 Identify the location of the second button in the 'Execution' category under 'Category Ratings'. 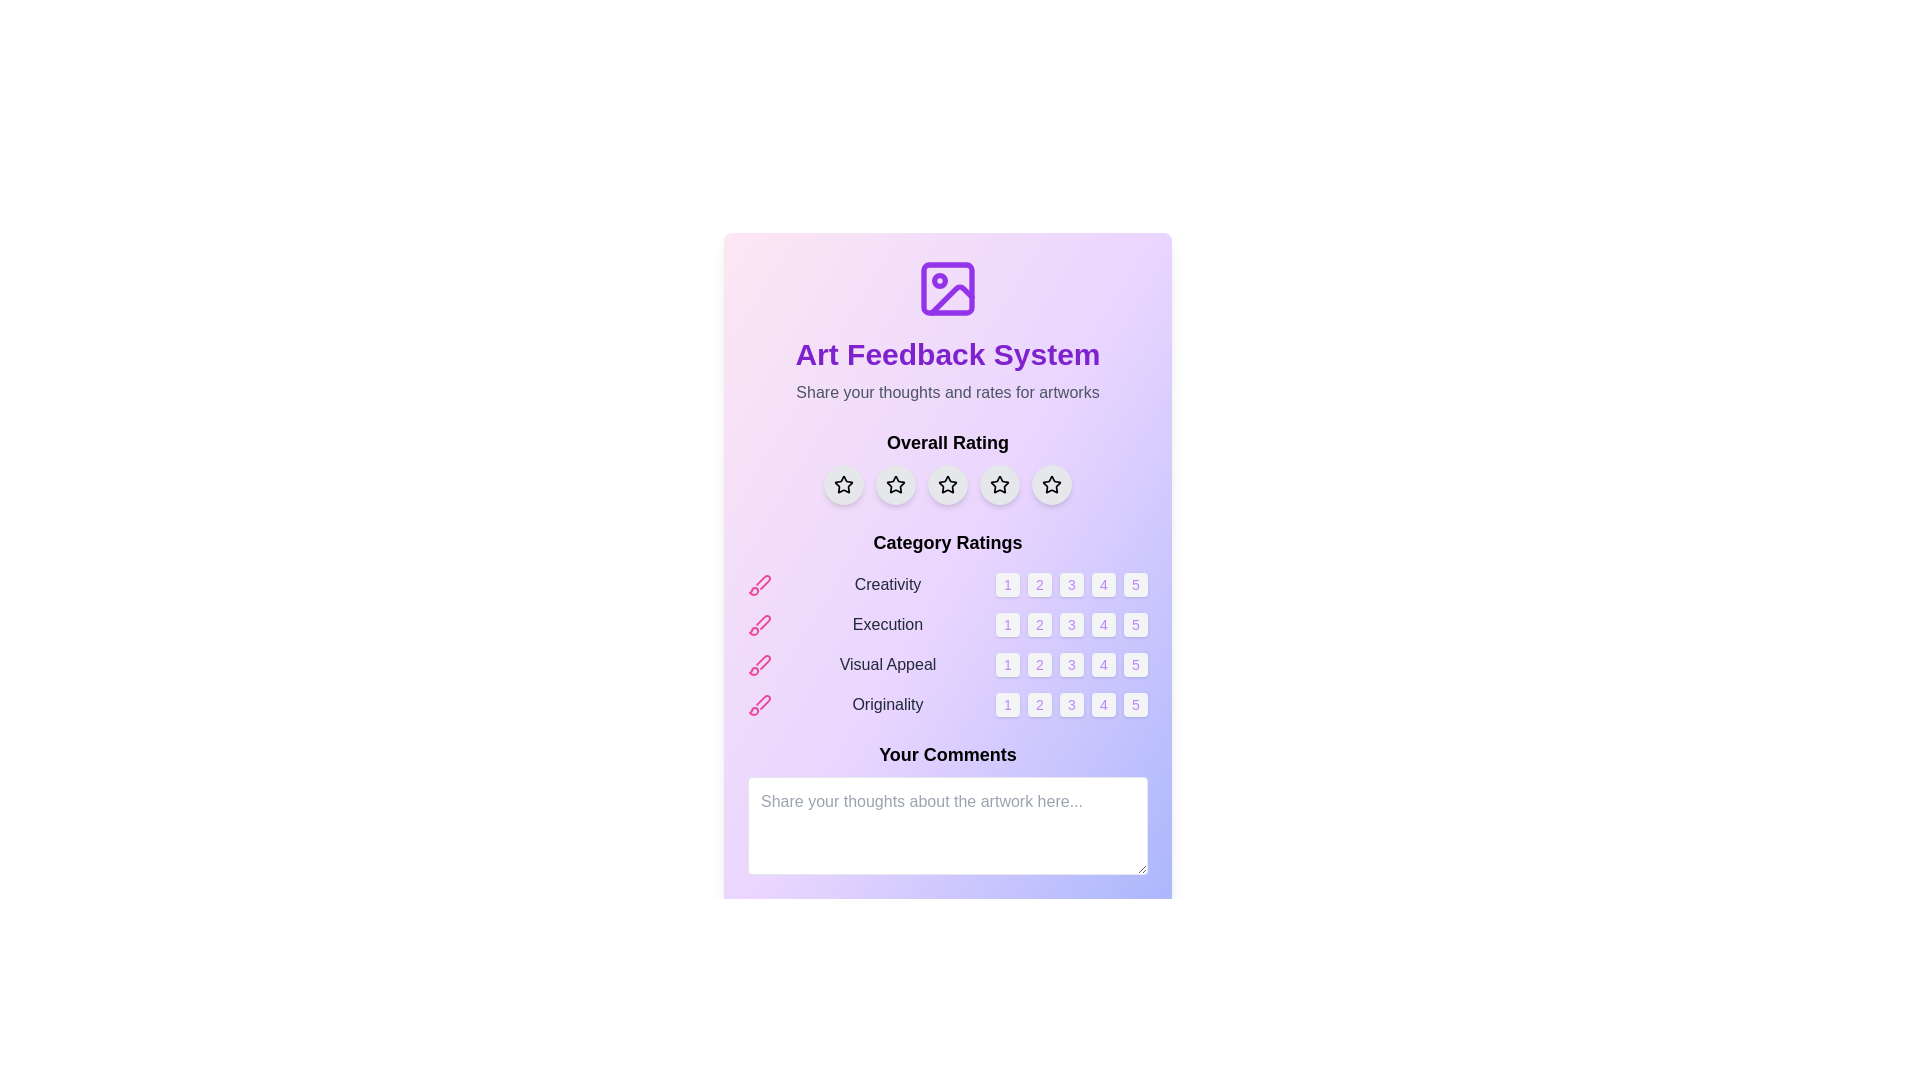
(1040, 623).